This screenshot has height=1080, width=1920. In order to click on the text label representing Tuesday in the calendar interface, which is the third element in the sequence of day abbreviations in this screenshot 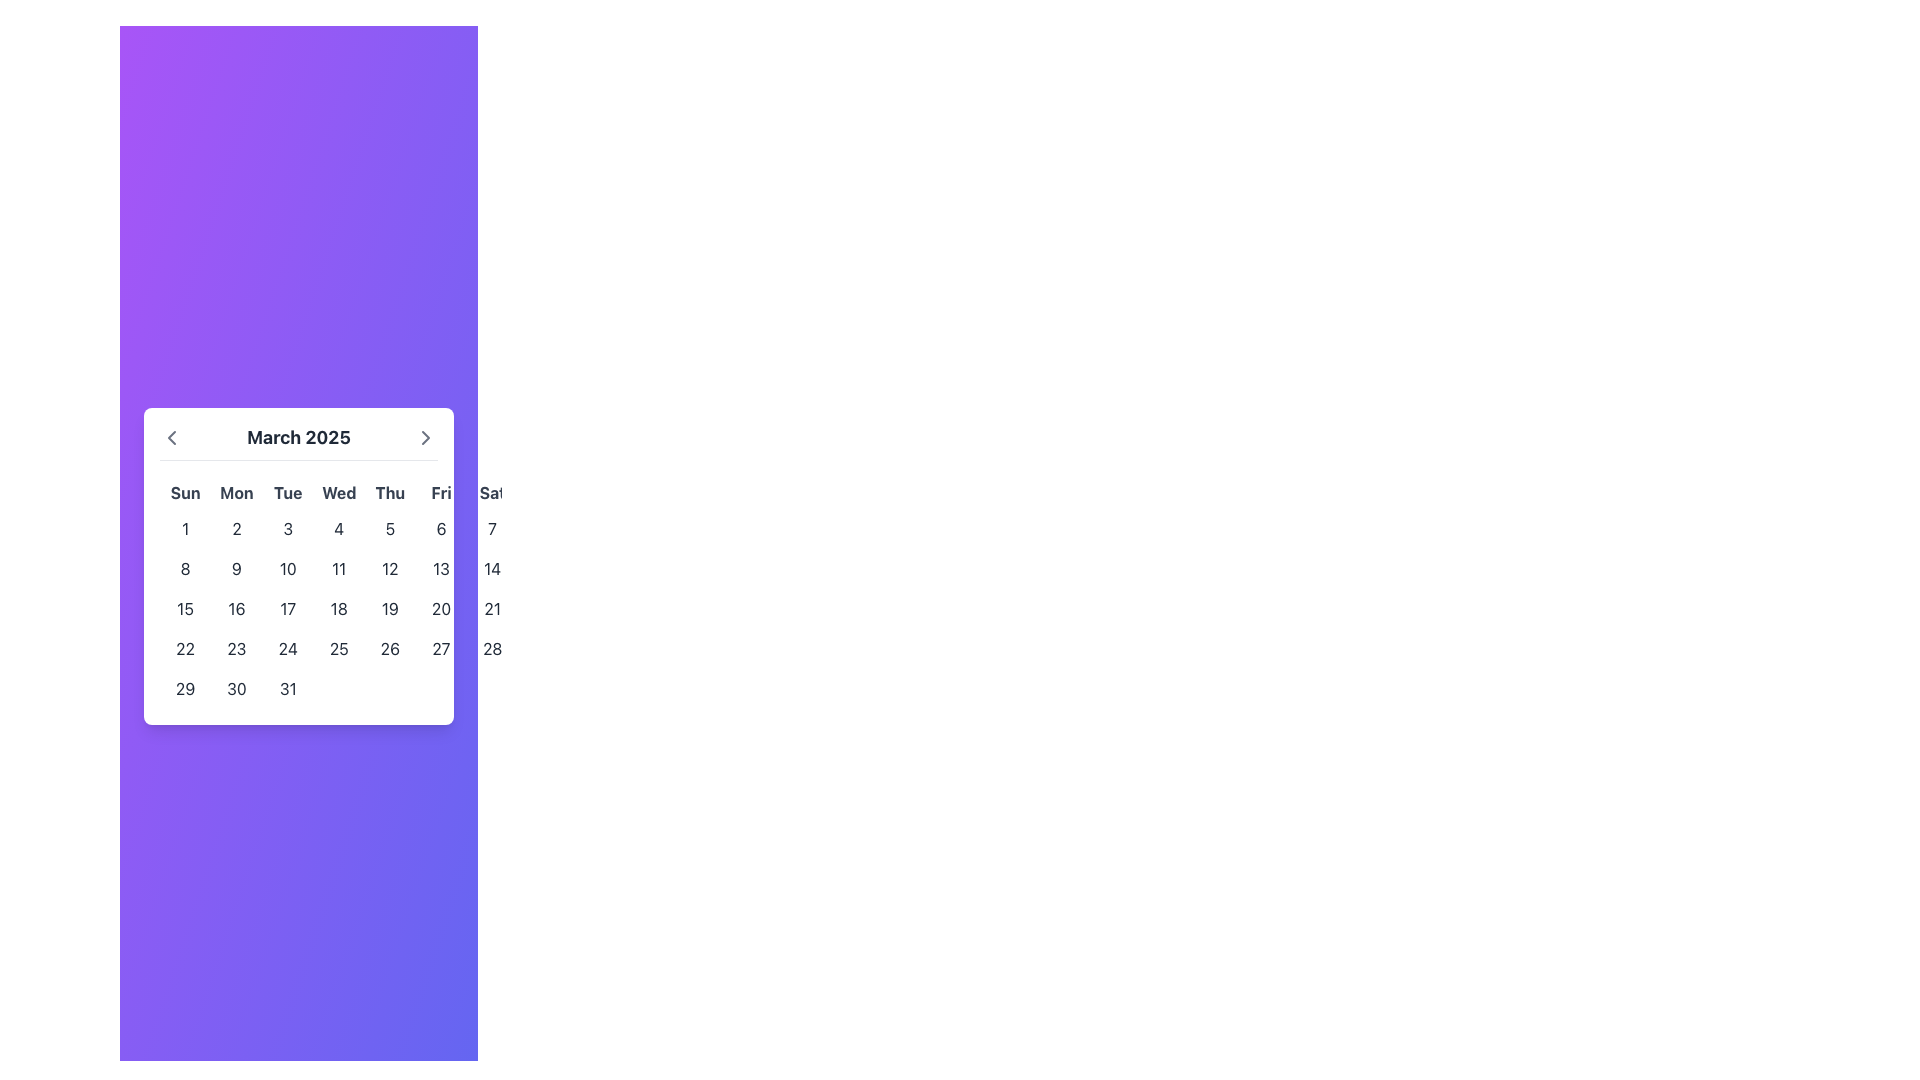, I will do `click(287, 492)`.